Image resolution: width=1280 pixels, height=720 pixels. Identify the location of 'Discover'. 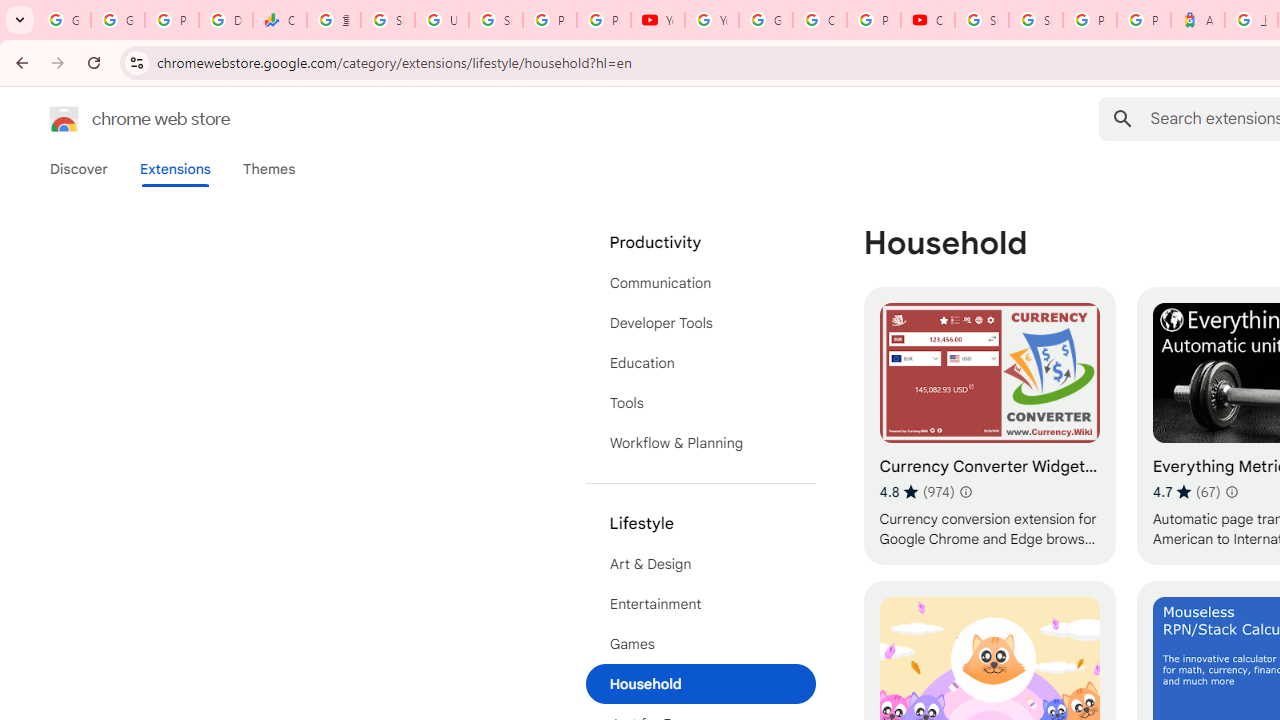
(79, 168).